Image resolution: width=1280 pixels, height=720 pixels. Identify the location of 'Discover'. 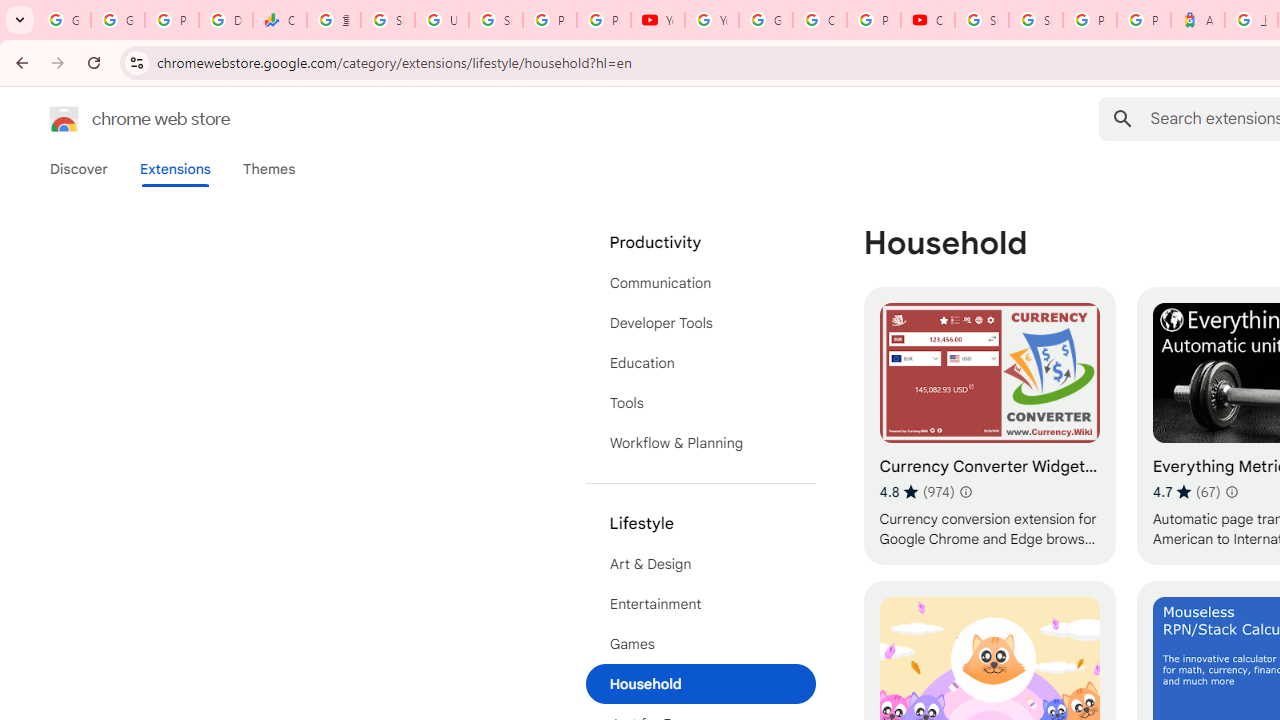
(79, 168).